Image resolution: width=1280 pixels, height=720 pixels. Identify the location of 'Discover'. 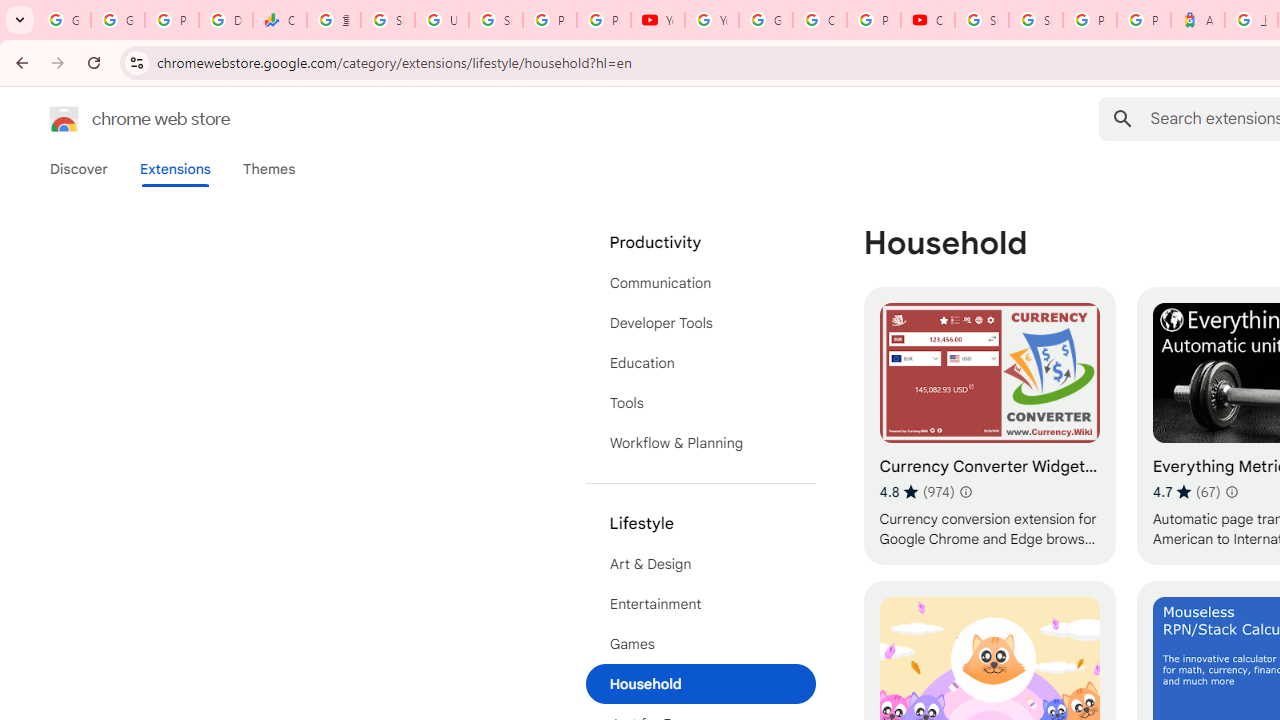
(79, 168).